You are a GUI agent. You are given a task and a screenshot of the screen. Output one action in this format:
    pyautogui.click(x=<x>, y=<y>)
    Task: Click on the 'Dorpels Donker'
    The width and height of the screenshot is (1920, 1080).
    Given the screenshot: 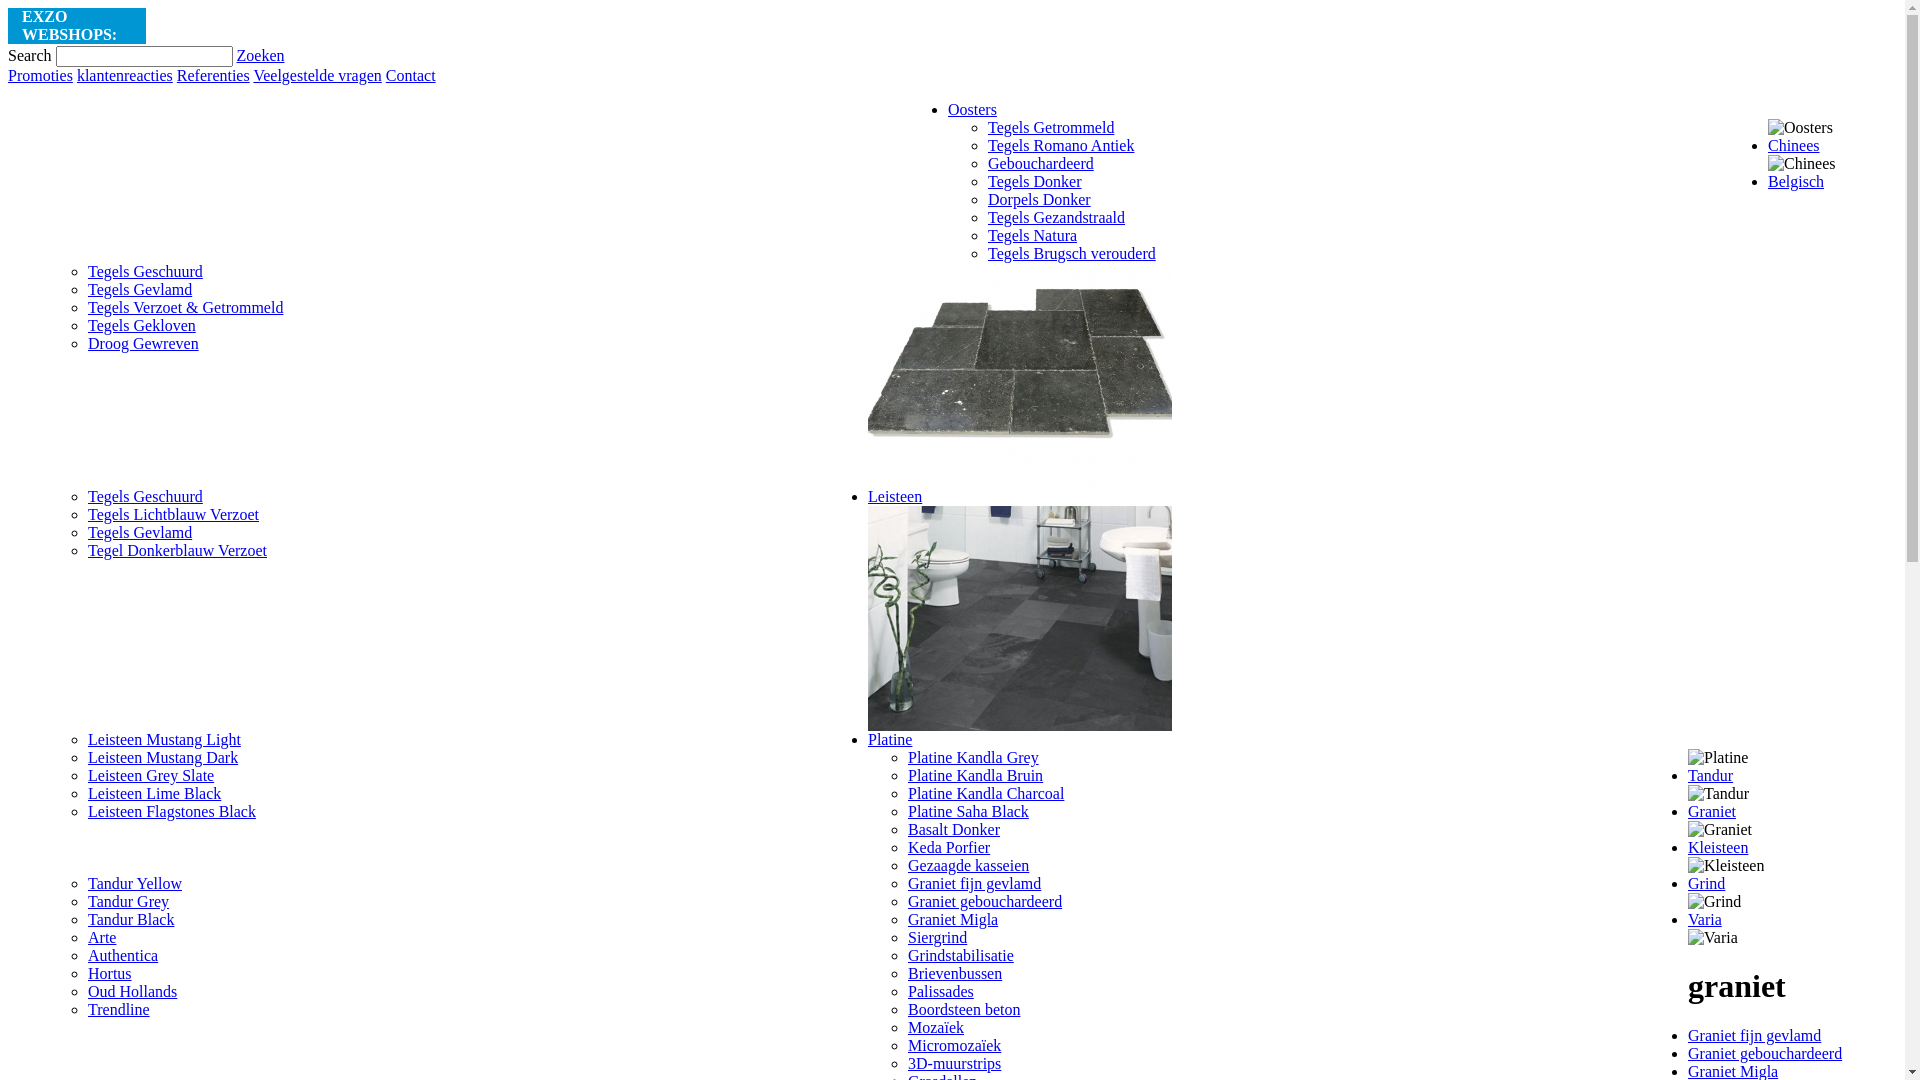 What is the action you would take?
    pyautogui.click(x=1039, y=199)
    